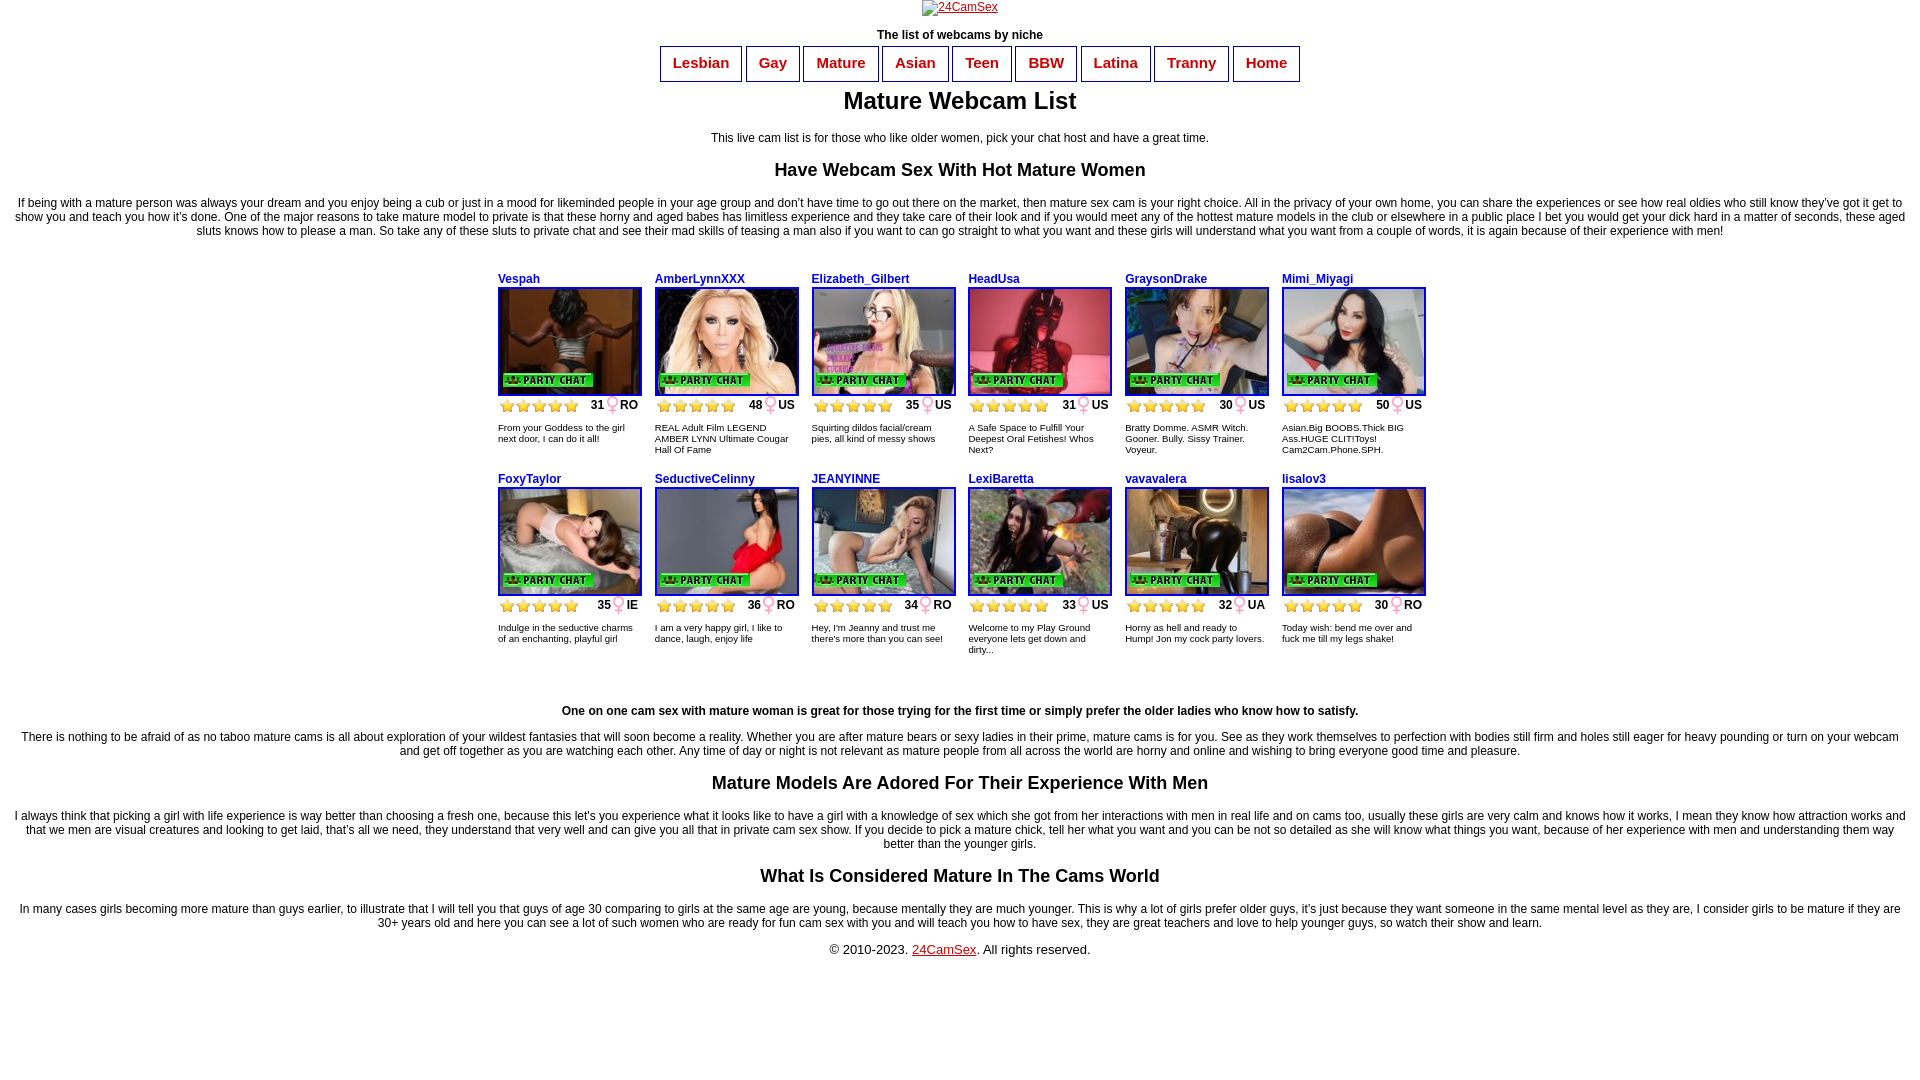 The width and height of the screenshot is (1920, 1080). Describe the element at coordinates (943, 948) in the screenshot. I see `'24CamSex'` at that location.